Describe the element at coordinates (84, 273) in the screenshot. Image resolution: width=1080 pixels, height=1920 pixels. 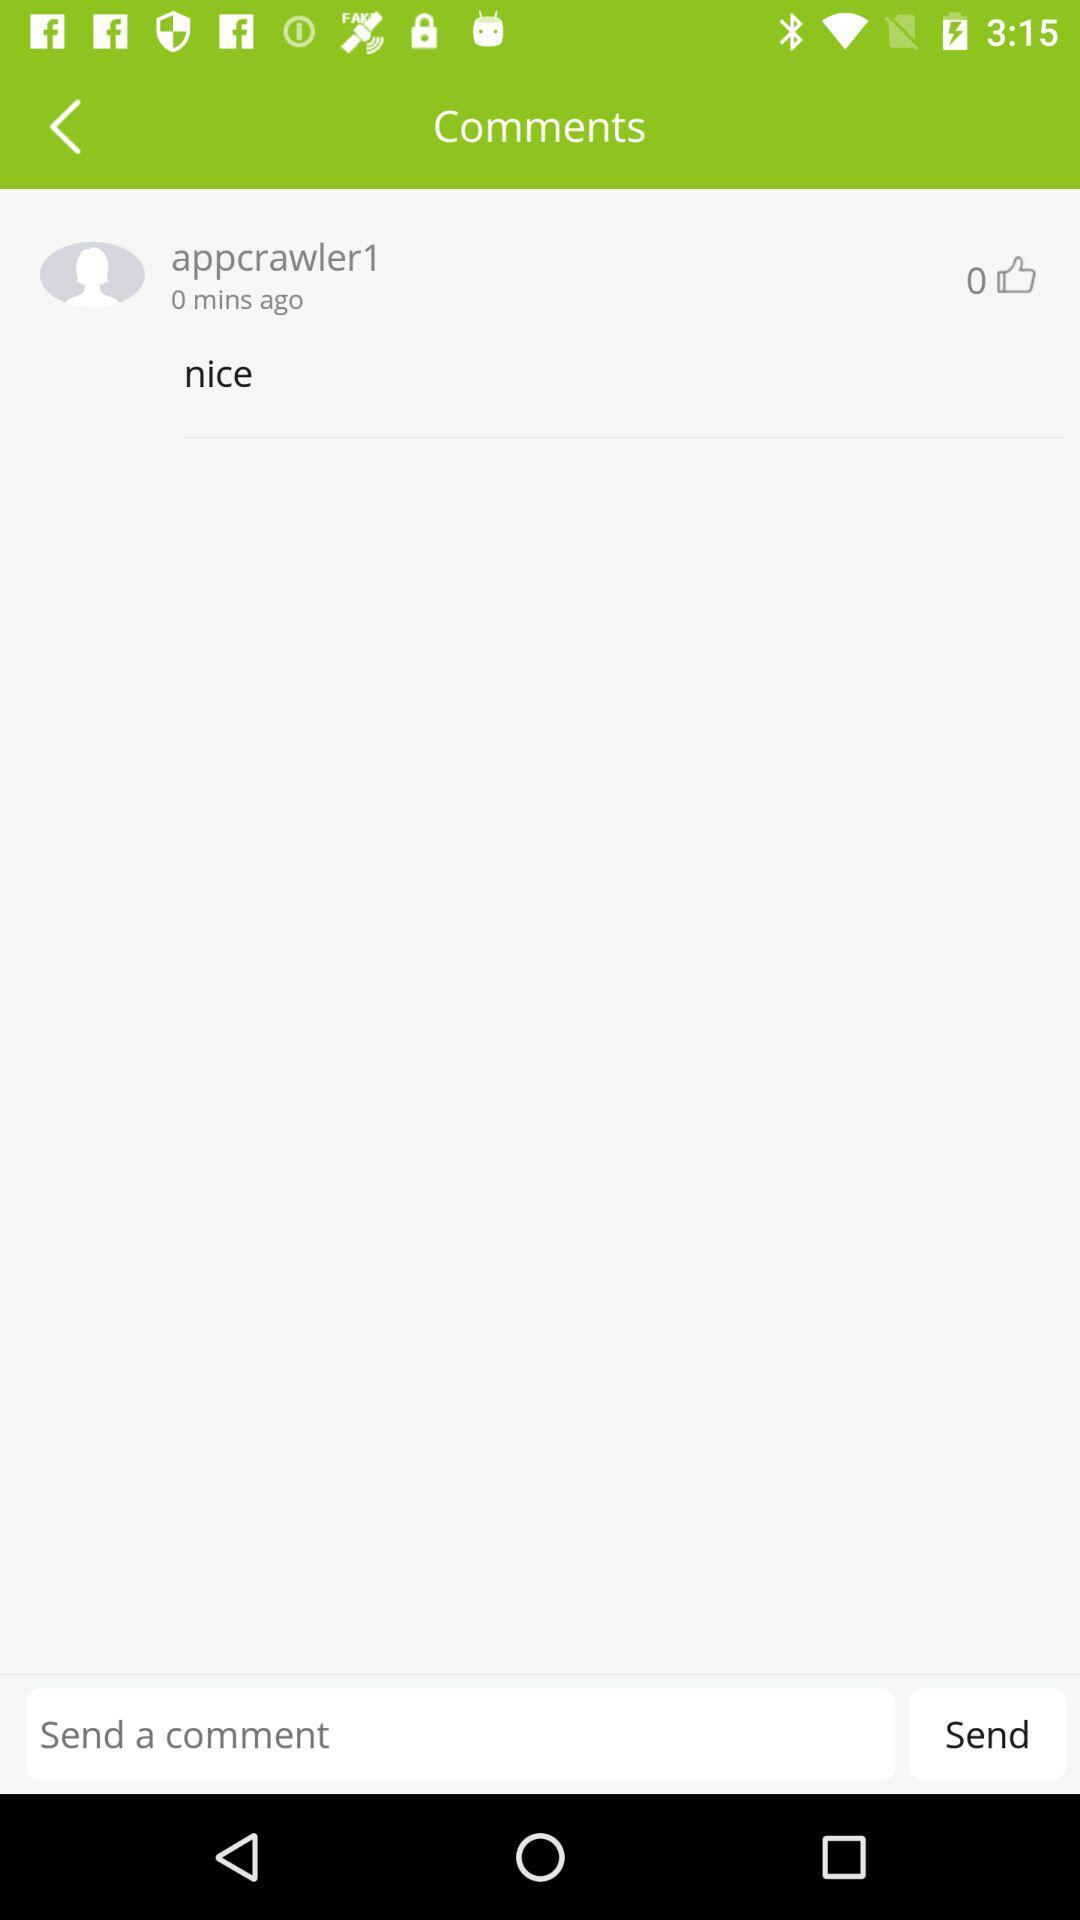
I see `profile` at that location.